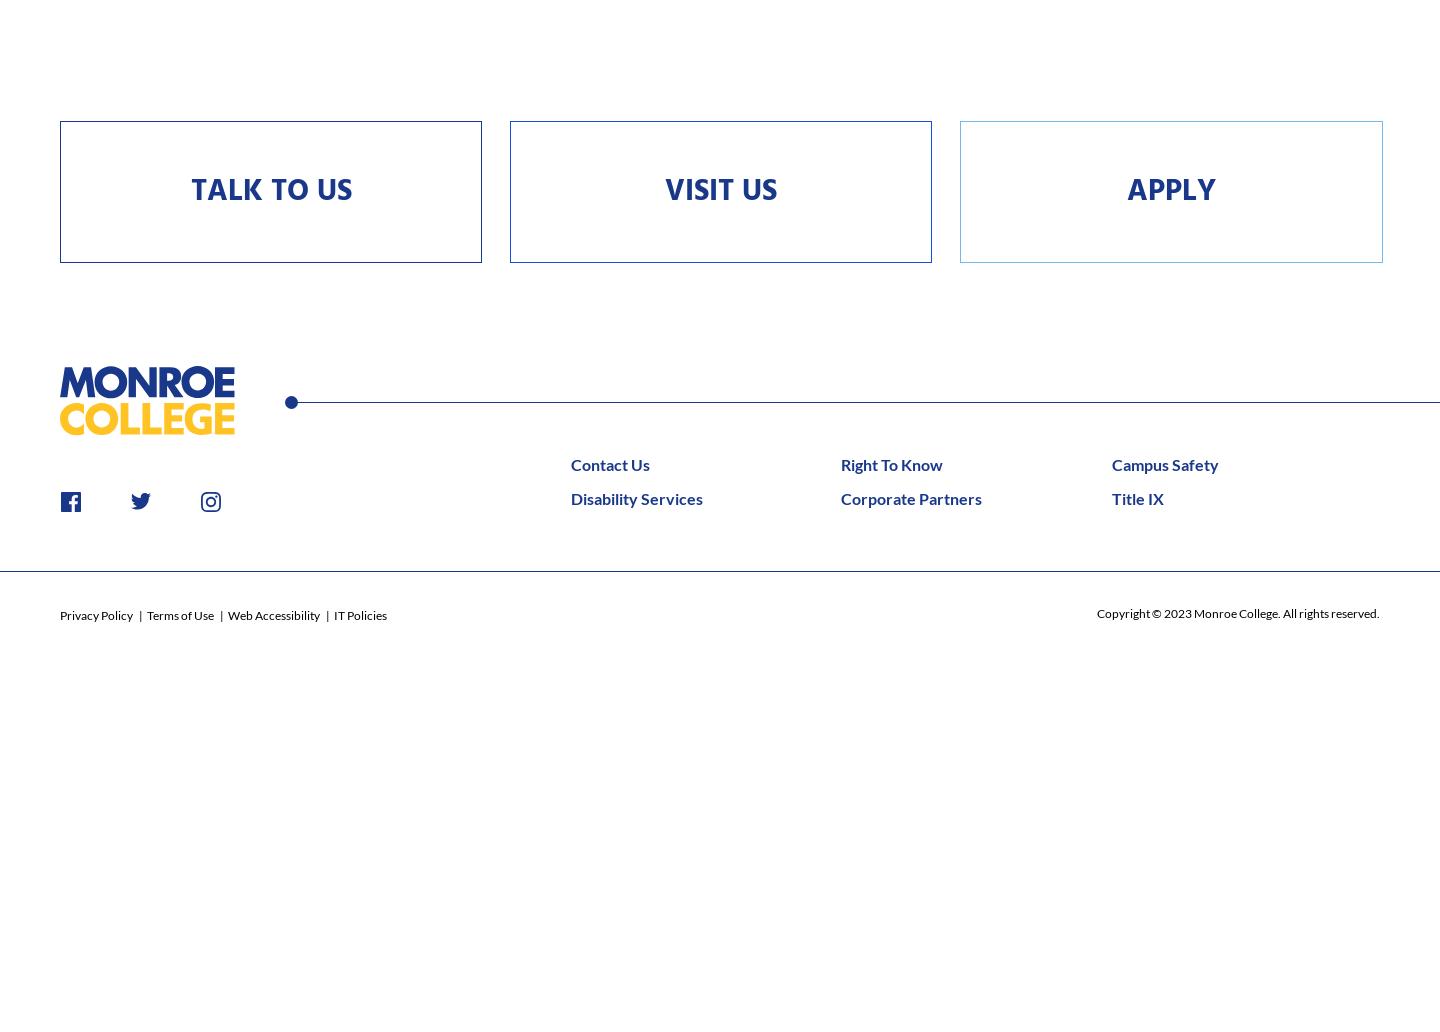  What do you see at coordinates (890, 462) in the screenshot?
I see `'Right To Know'` at bounding box center [890, 462].